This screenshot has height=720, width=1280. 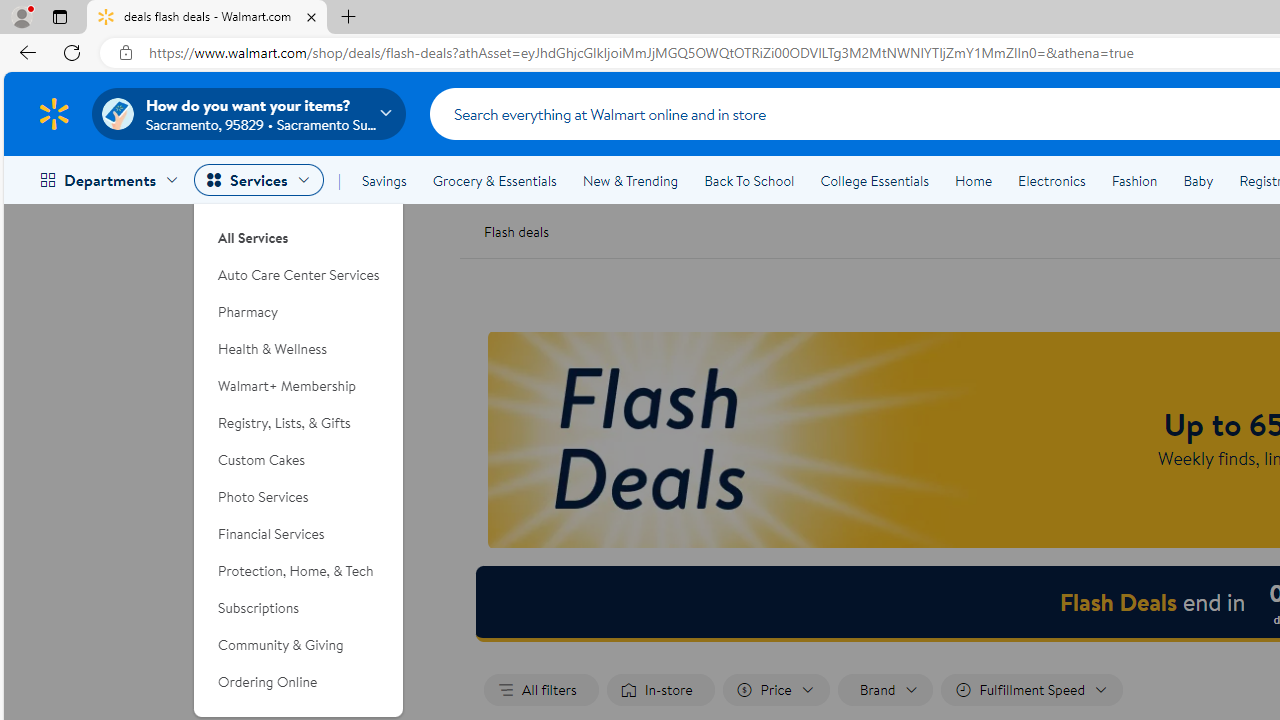 What do you see at coordinates (1198, 181) in the screenshot?
I see `'Baby'` at bounding box center [1198, 181].